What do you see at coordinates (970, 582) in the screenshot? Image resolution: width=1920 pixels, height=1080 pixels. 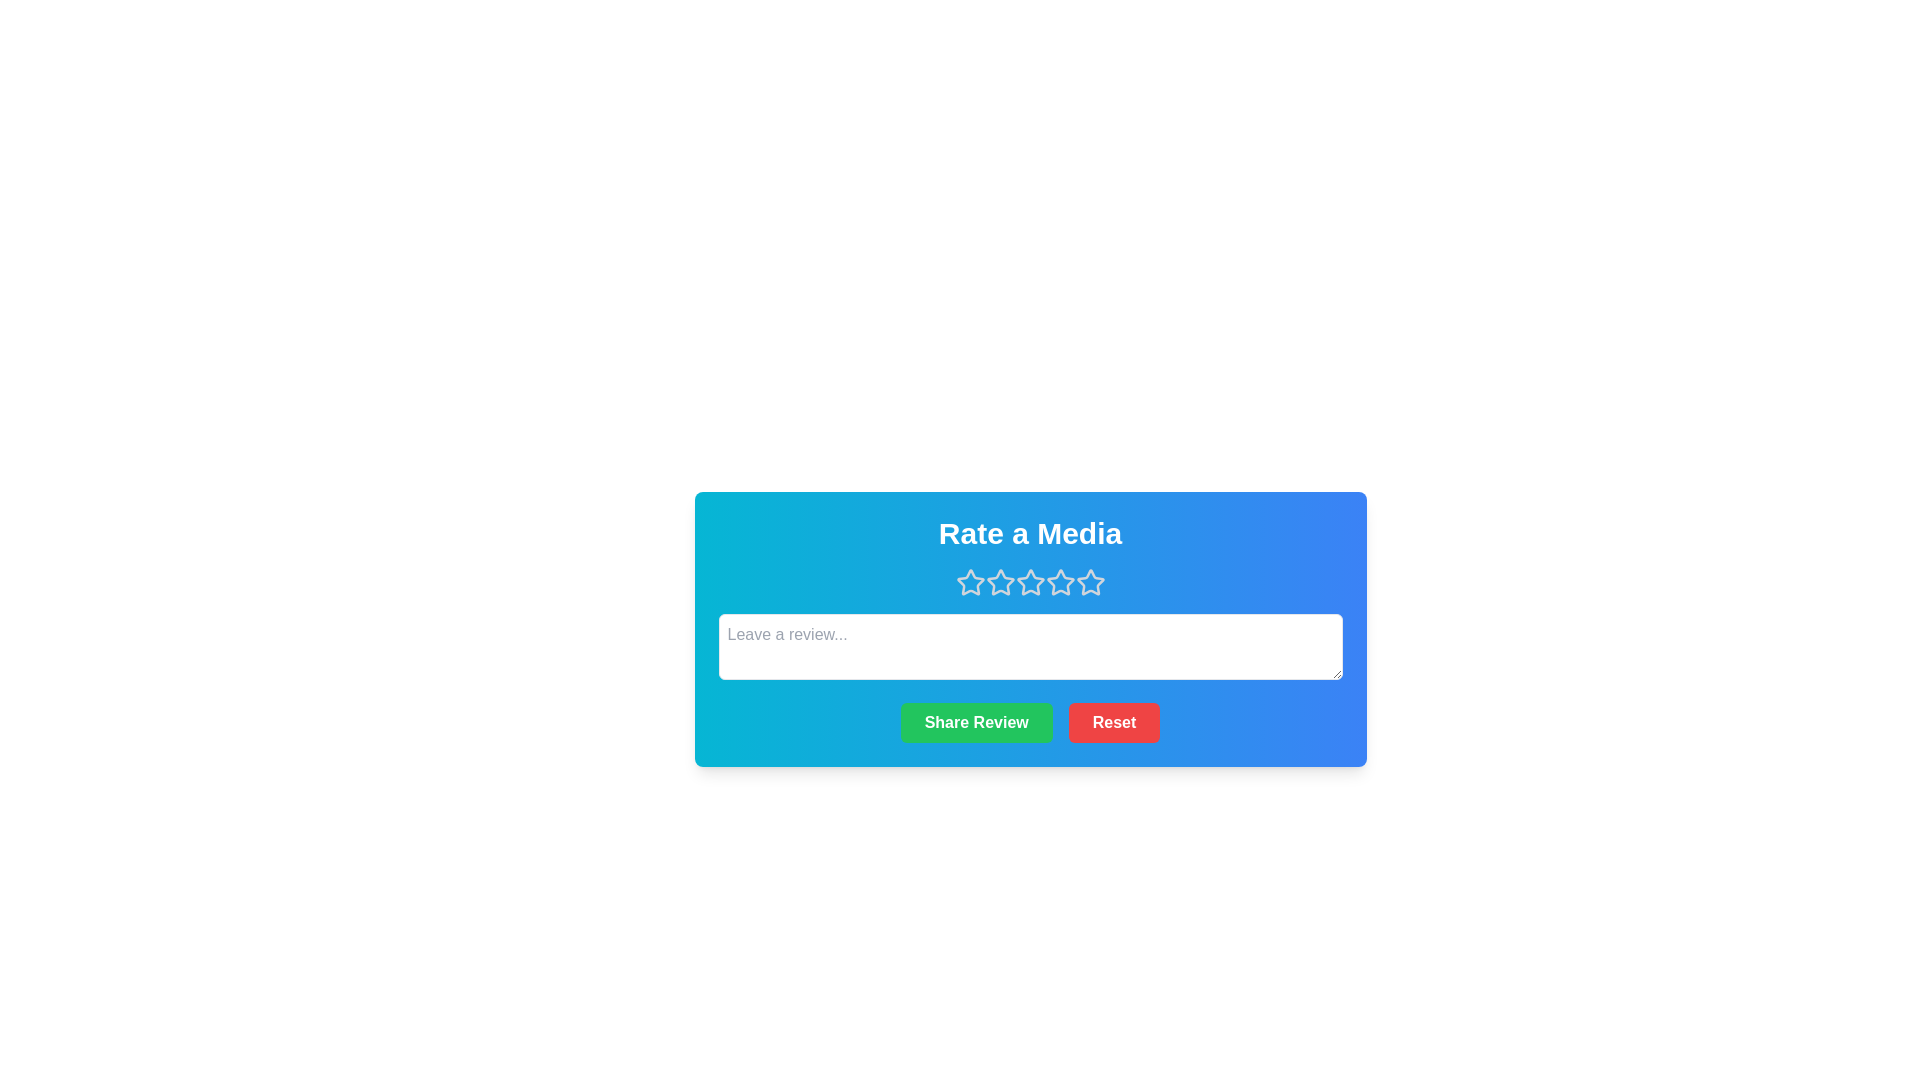 I see `the rating to 1 stars by clicking on the respective star` at bounding box center [970, 582].